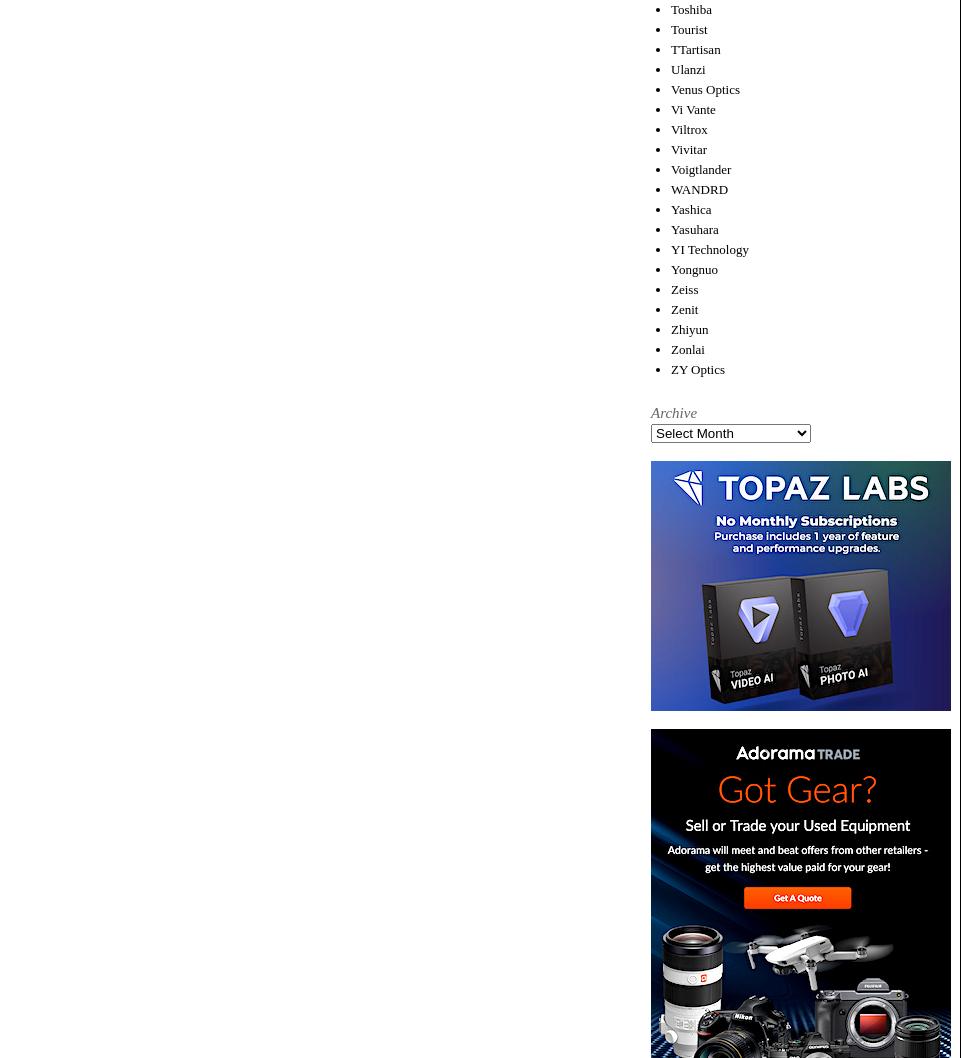 Image resolution: width=961 pixels, height=1058 pixels. Describe the element at coordinates (688, 127) in the screenshot. I see `'Viltrox'` at that location.